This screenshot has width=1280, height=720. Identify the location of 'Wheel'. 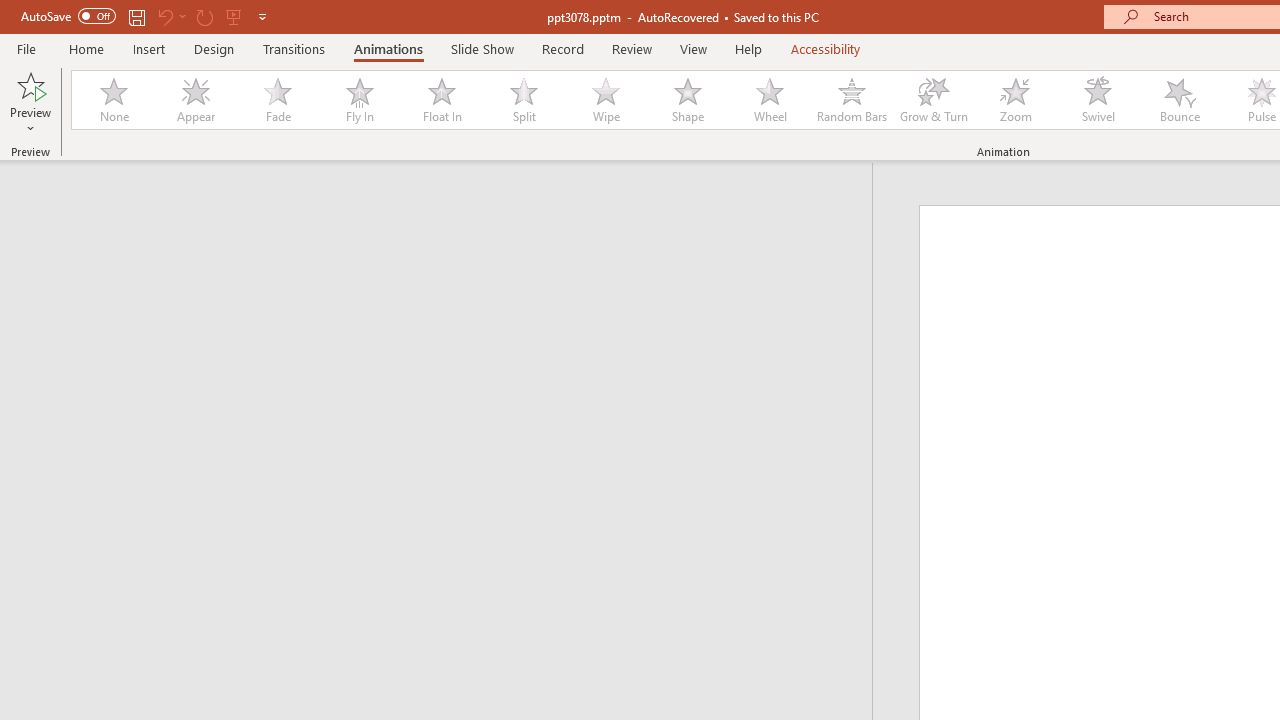
(769, 100).